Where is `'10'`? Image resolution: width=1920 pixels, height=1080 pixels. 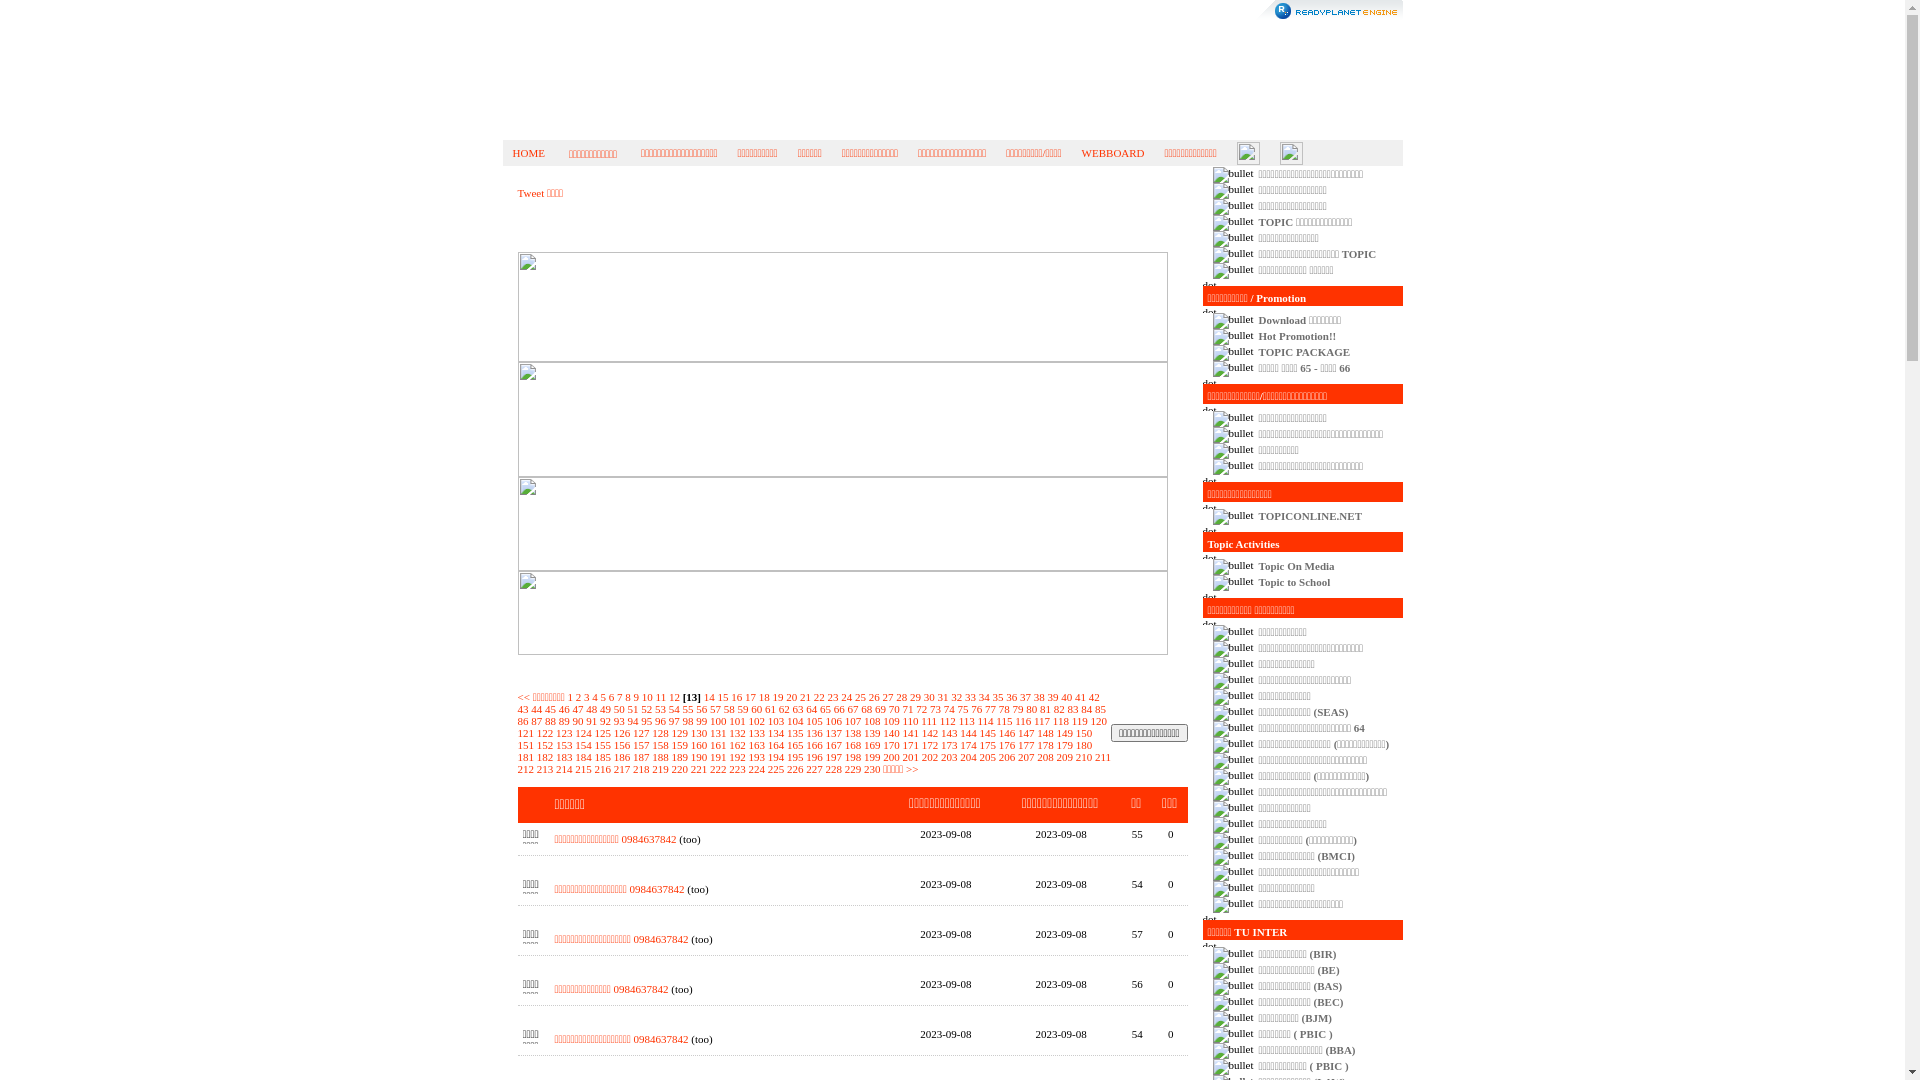 '10' is located at coordinates (642, 696).